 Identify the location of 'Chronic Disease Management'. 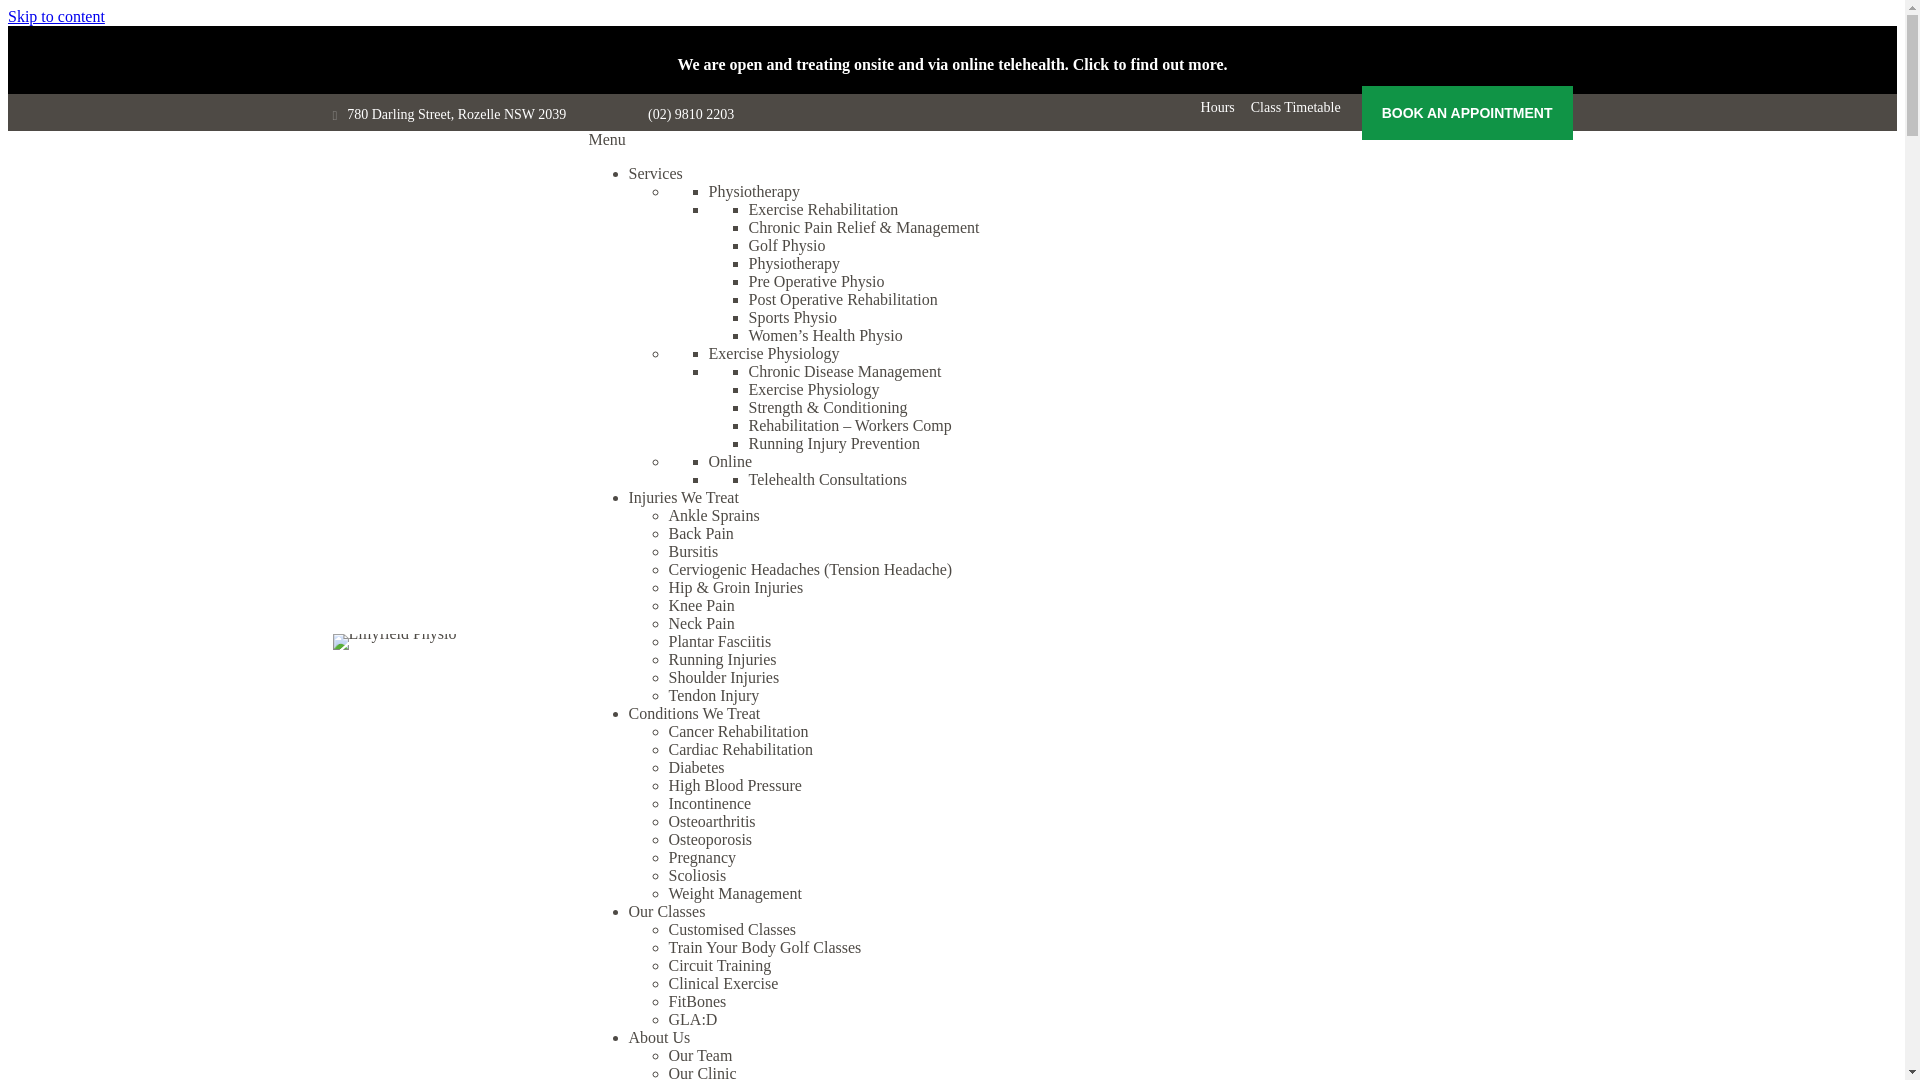
(844, 371).